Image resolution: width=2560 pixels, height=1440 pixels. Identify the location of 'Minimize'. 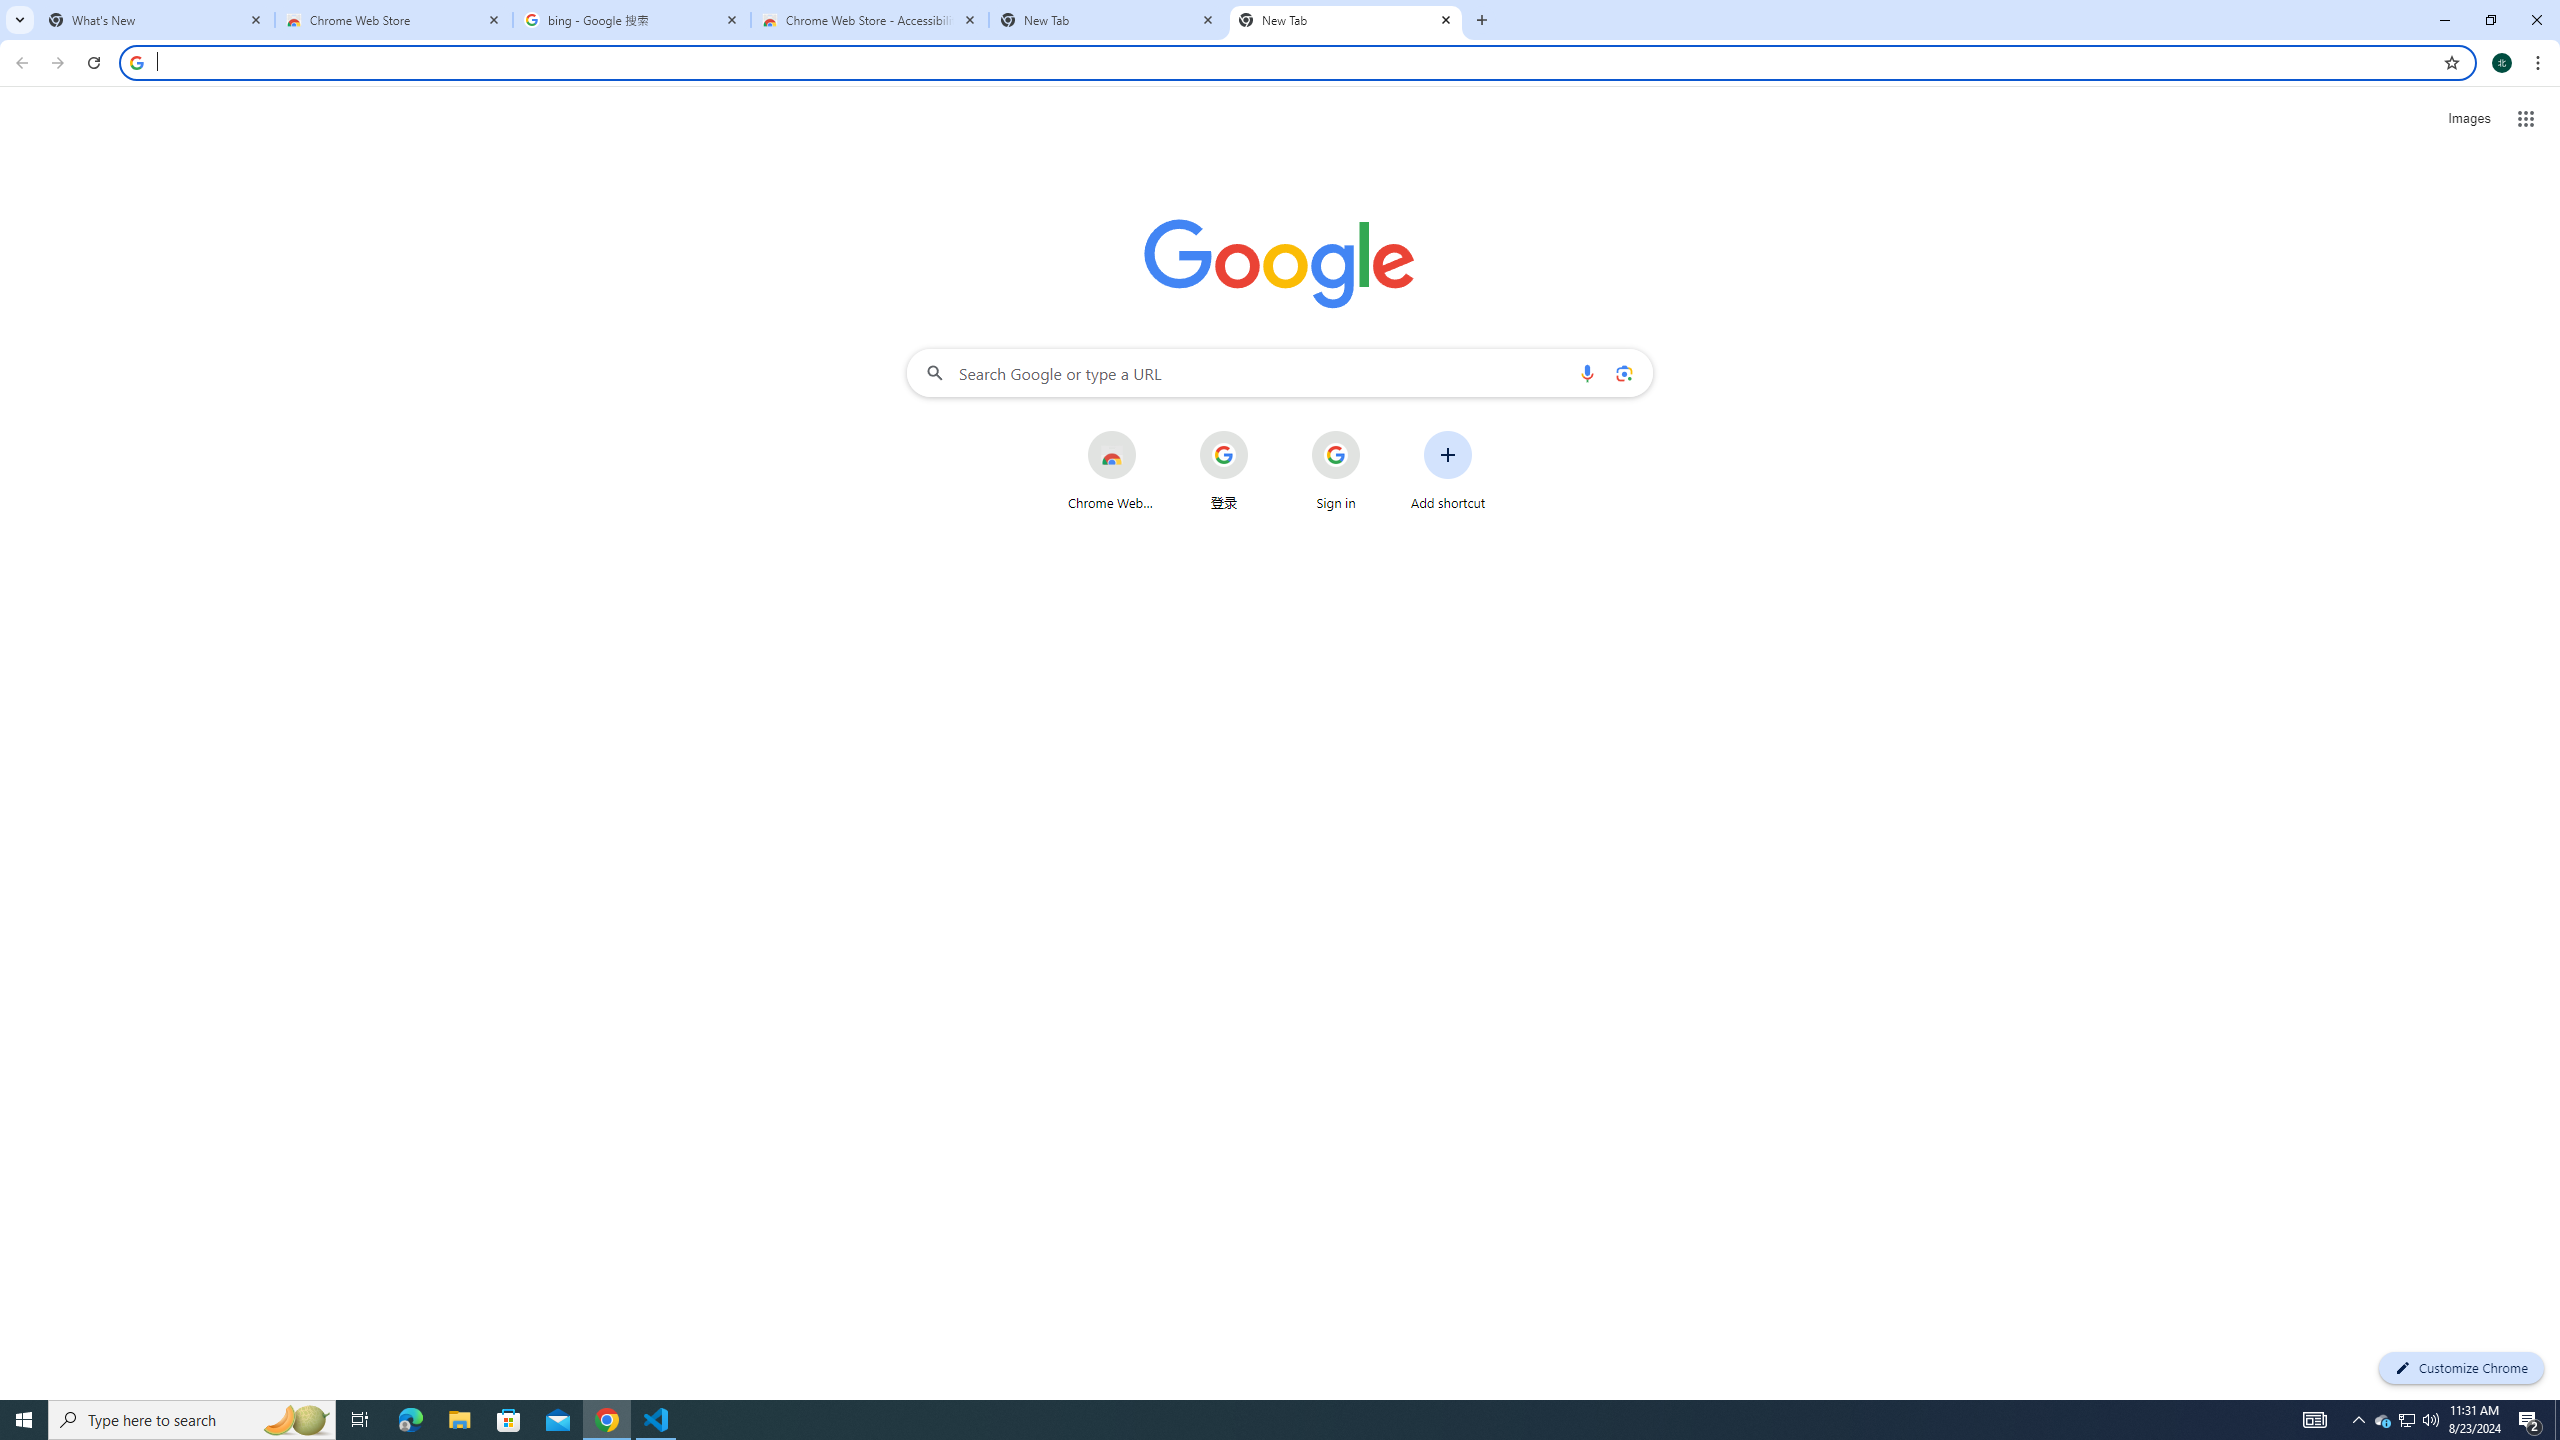
(2443, 19).